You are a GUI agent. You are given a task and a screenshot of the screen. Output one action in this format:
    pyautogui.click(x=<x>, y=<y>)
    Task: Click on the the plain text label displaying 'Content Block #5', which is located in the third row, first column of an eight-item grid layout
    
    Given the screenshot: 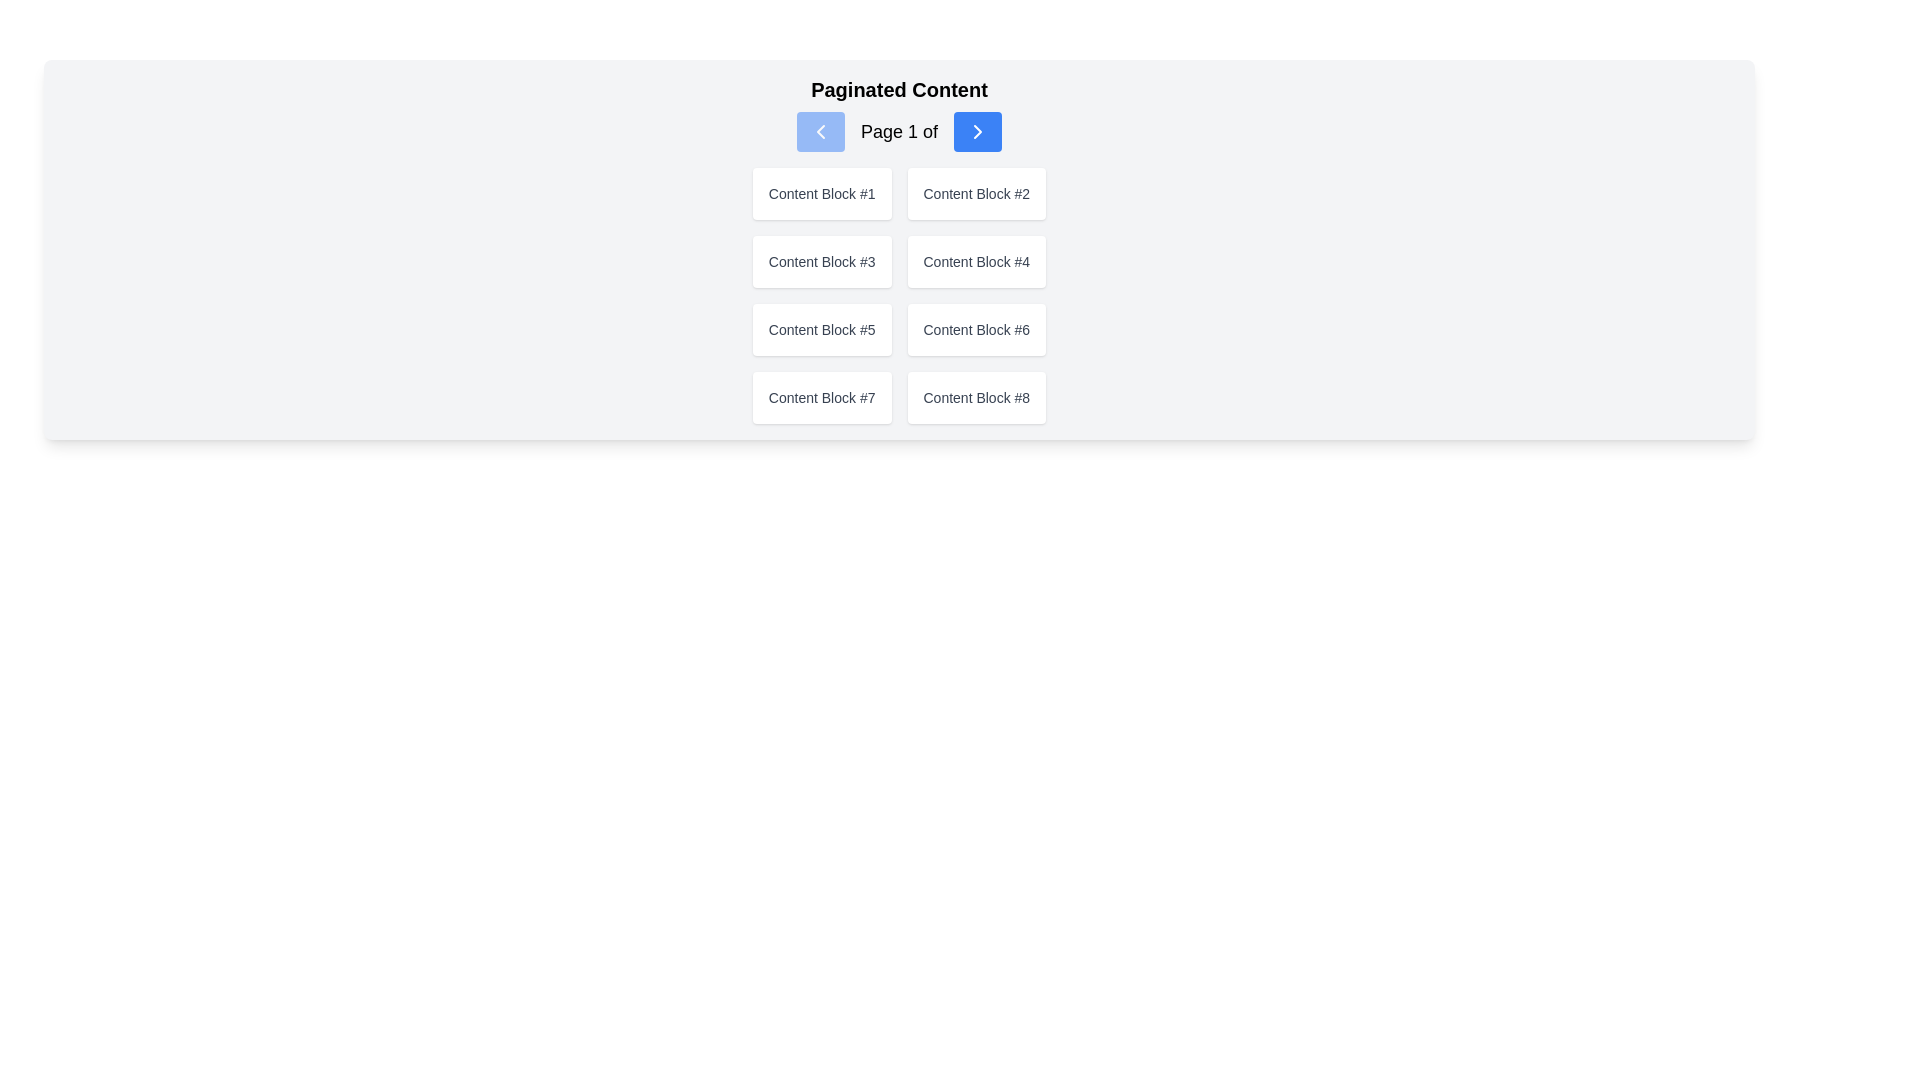 What is the action you would take?
    pyautogui.click(x=822, y=329)
    